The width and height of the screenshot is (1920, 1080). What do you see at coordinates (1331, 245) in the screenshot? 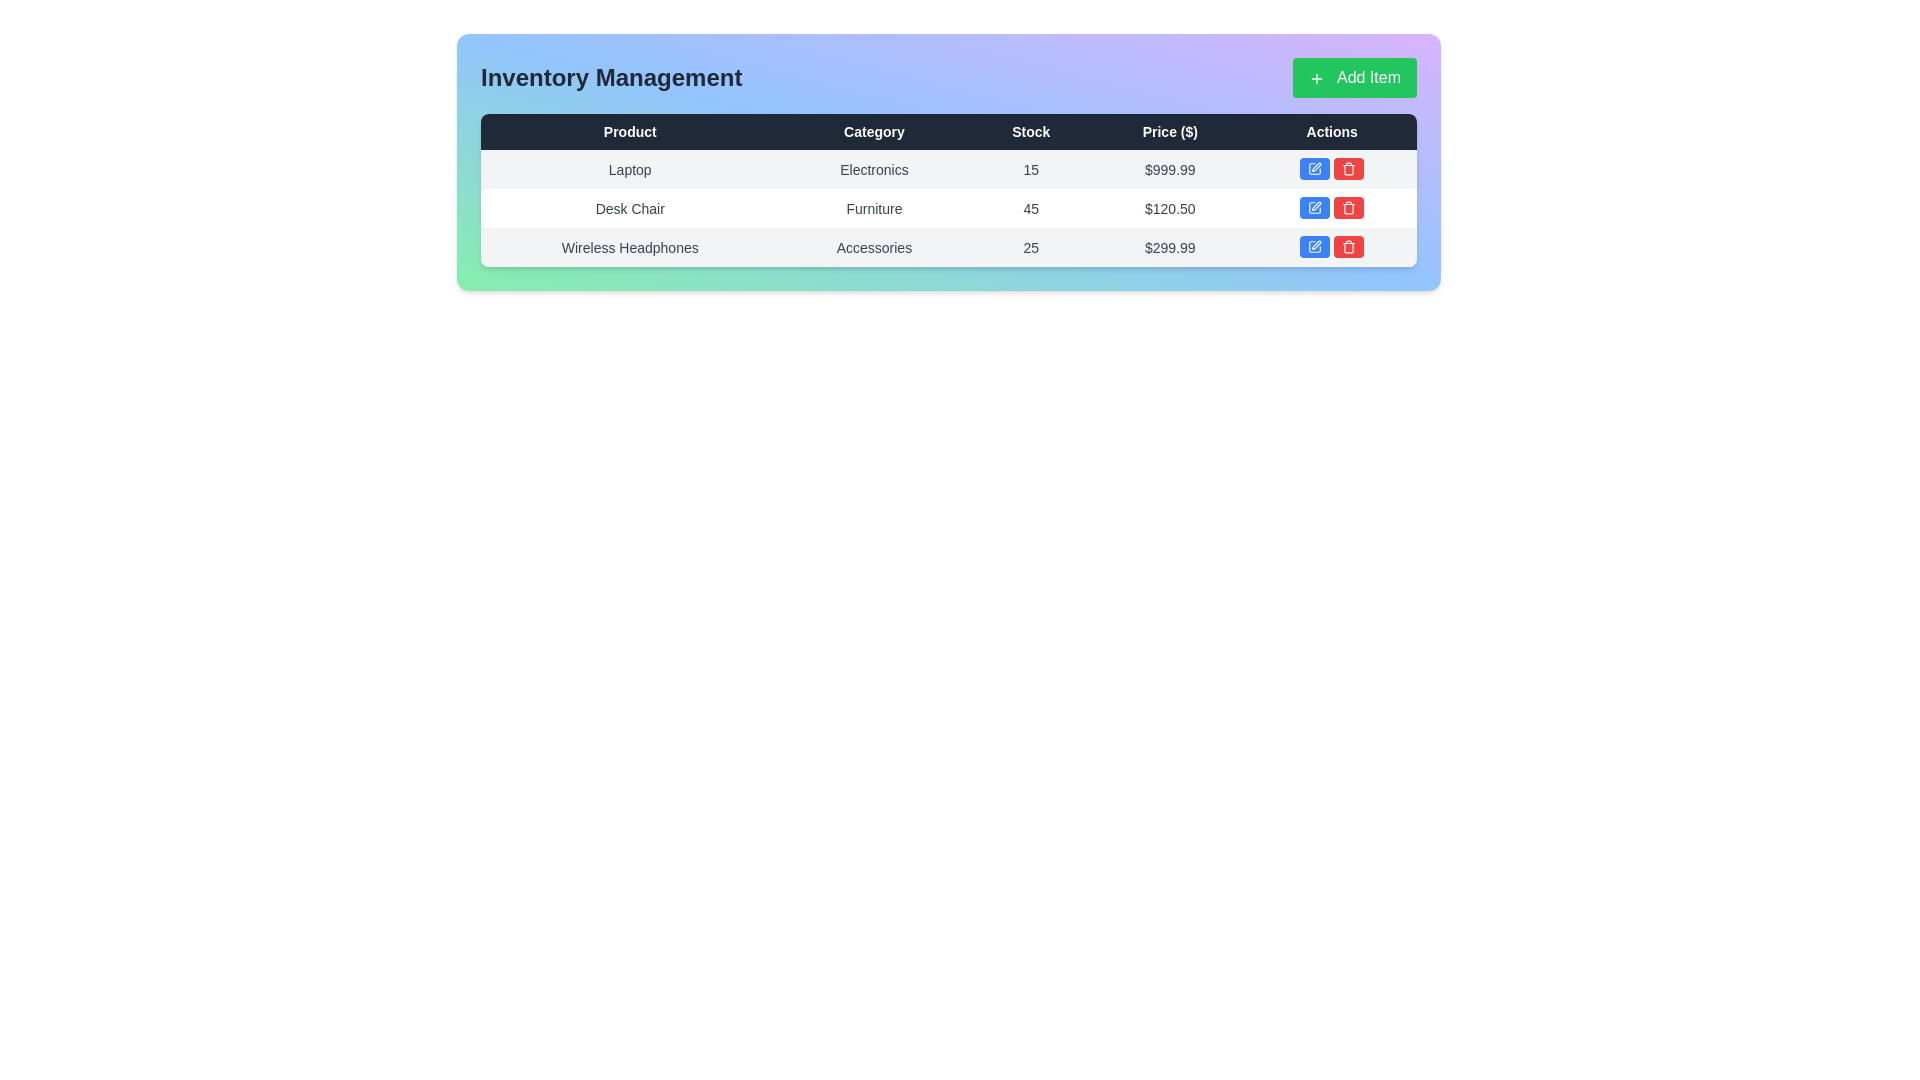
I see `the red delete button in the last row of the inventory table under the 'Actions' column` at bounding box center [1331, 245].